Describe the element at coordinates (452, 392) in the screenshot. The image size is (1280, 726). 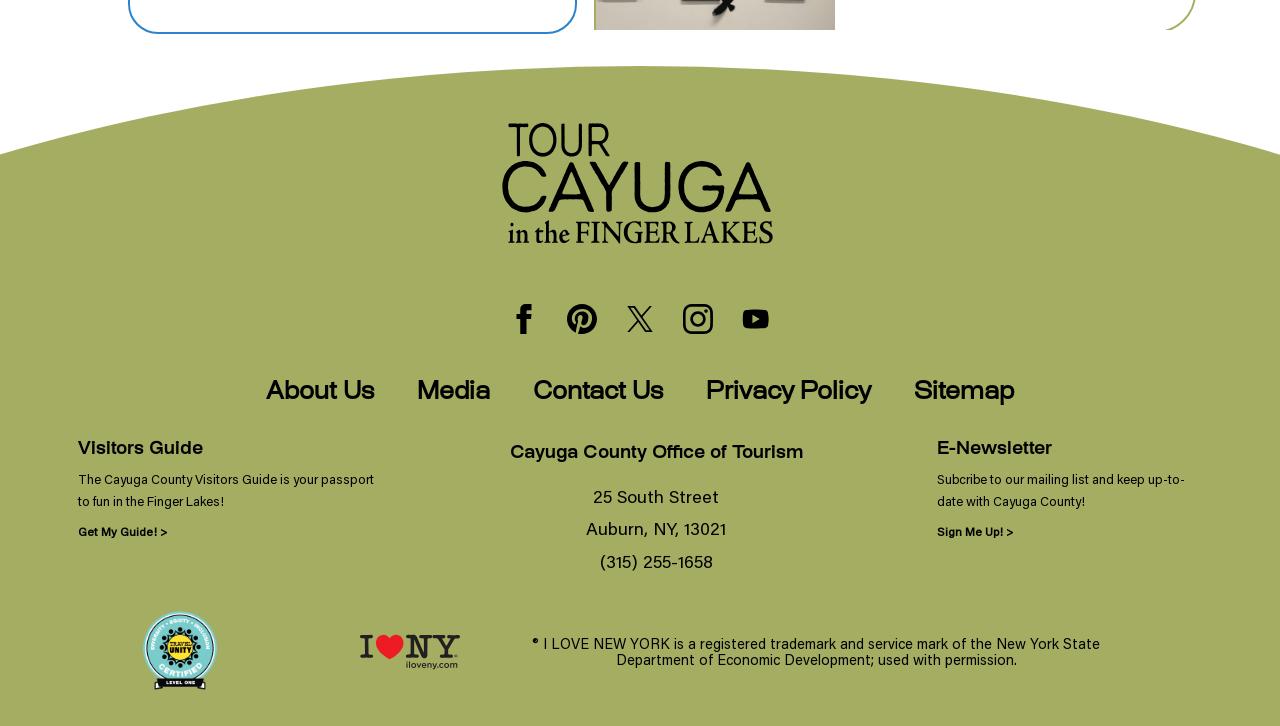
I see `'Media'` at that location.